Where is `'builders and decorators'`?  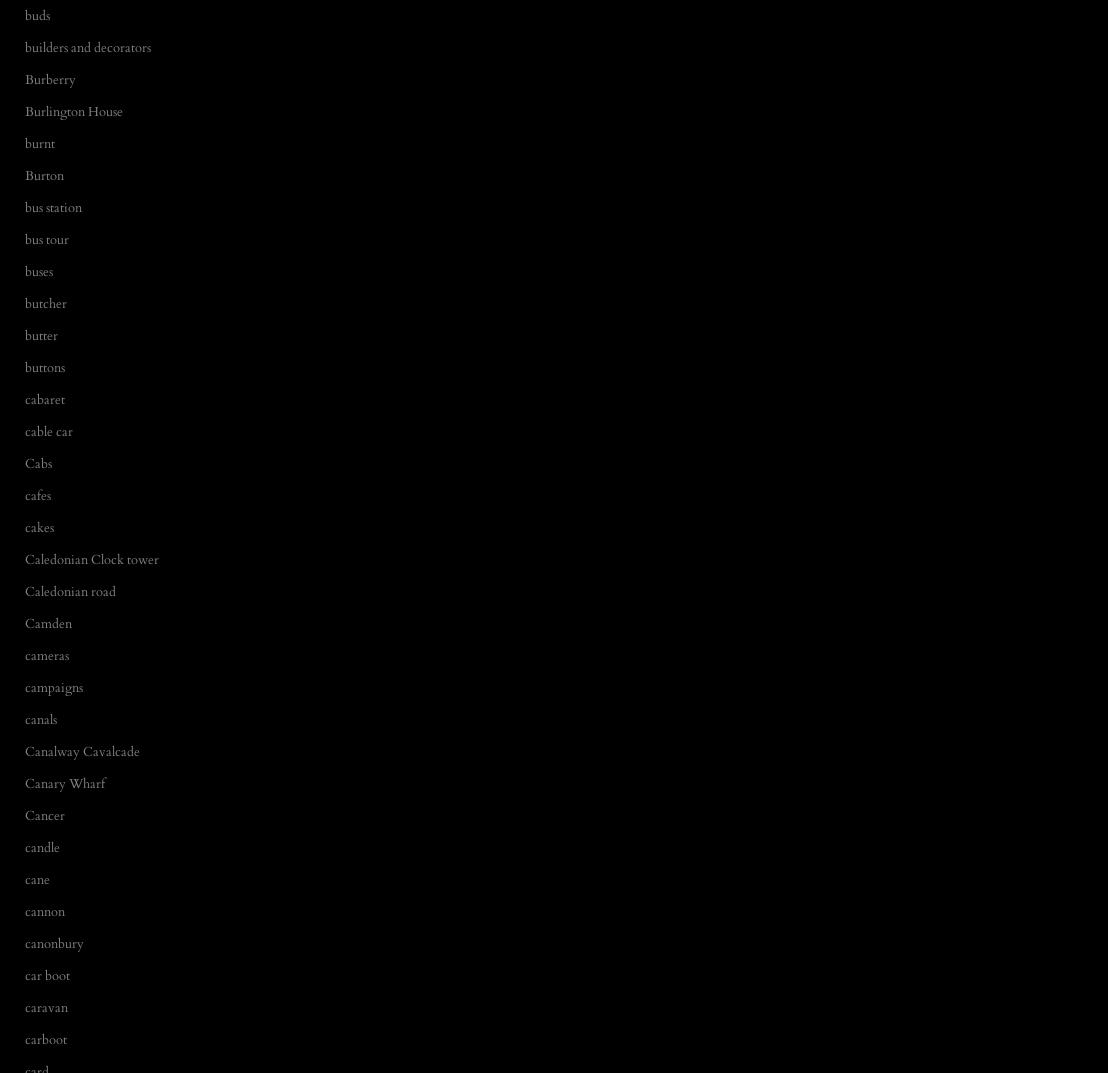 'builders and decorators' is located at coordinates (86, 45).